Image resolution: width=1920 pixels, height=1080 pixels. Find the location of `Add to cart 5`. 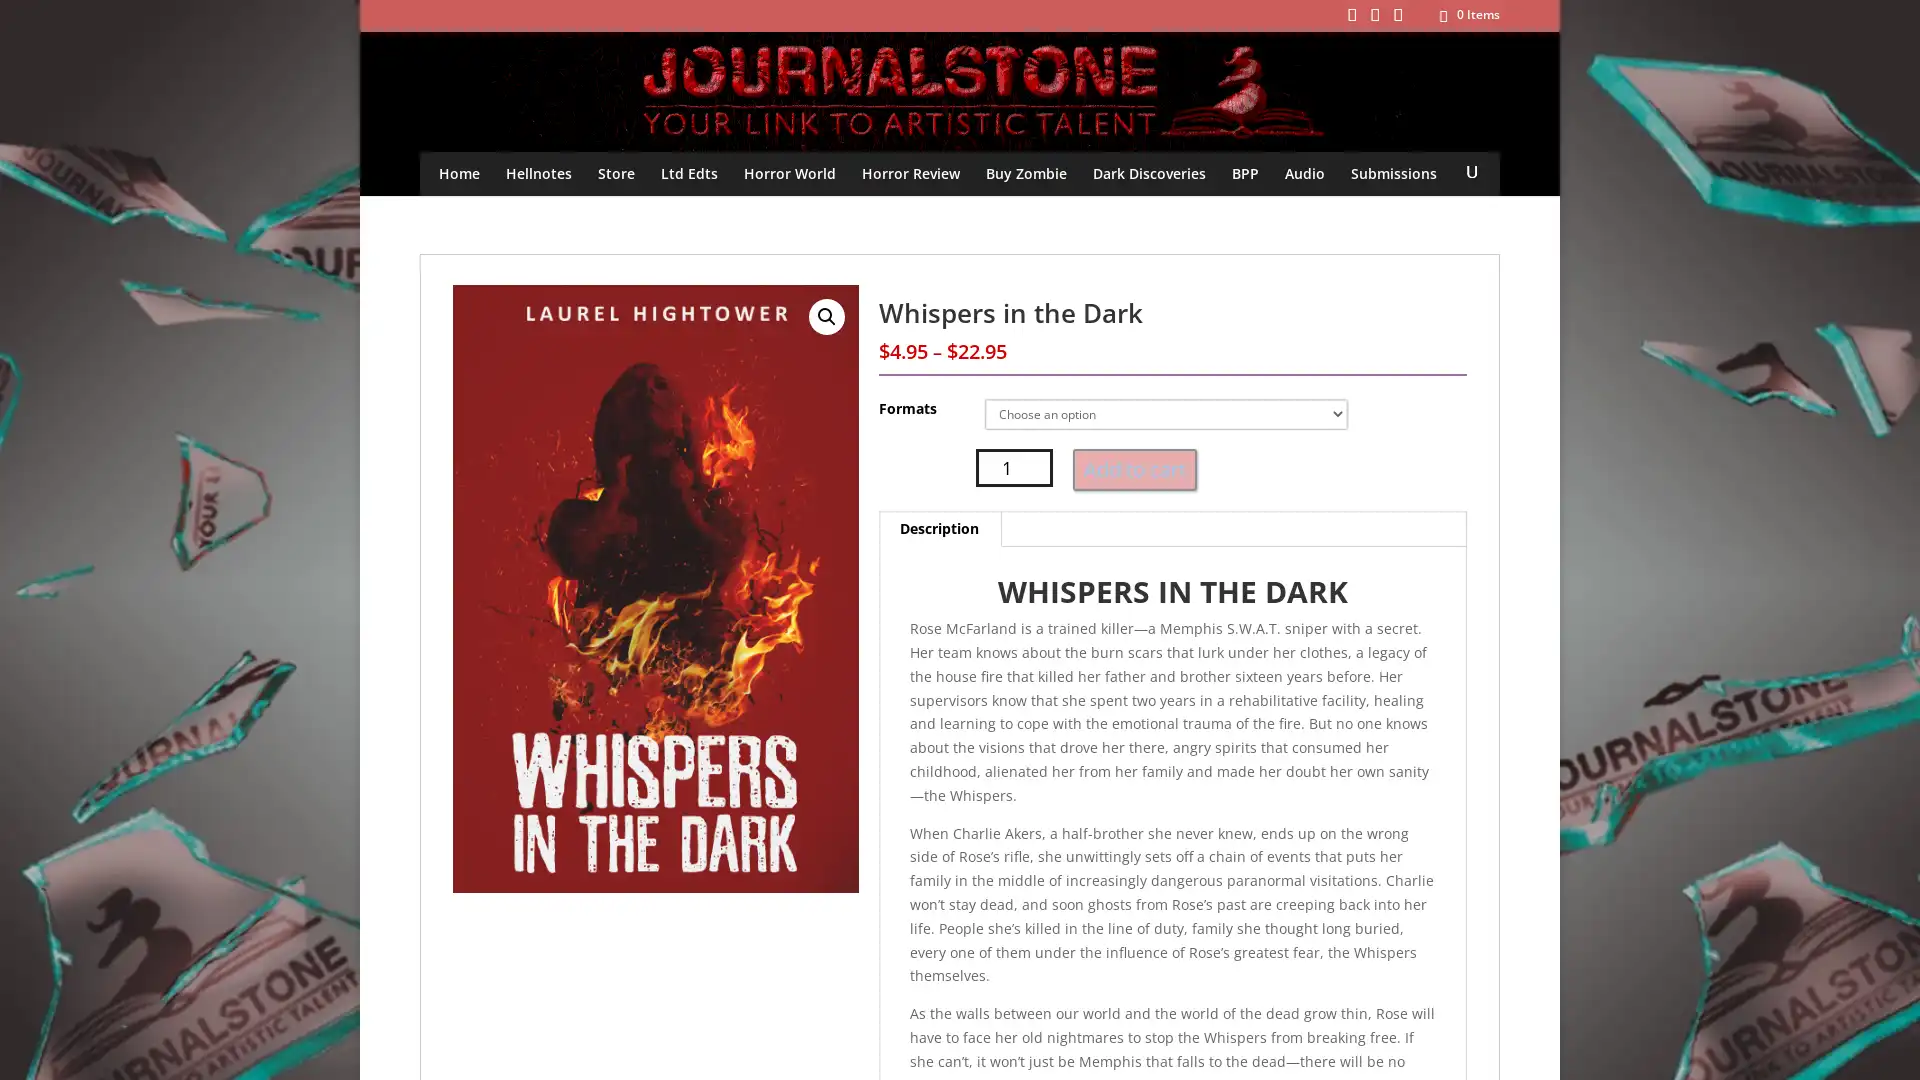

Add to cart 5 is located at coordinates (1134, 470).